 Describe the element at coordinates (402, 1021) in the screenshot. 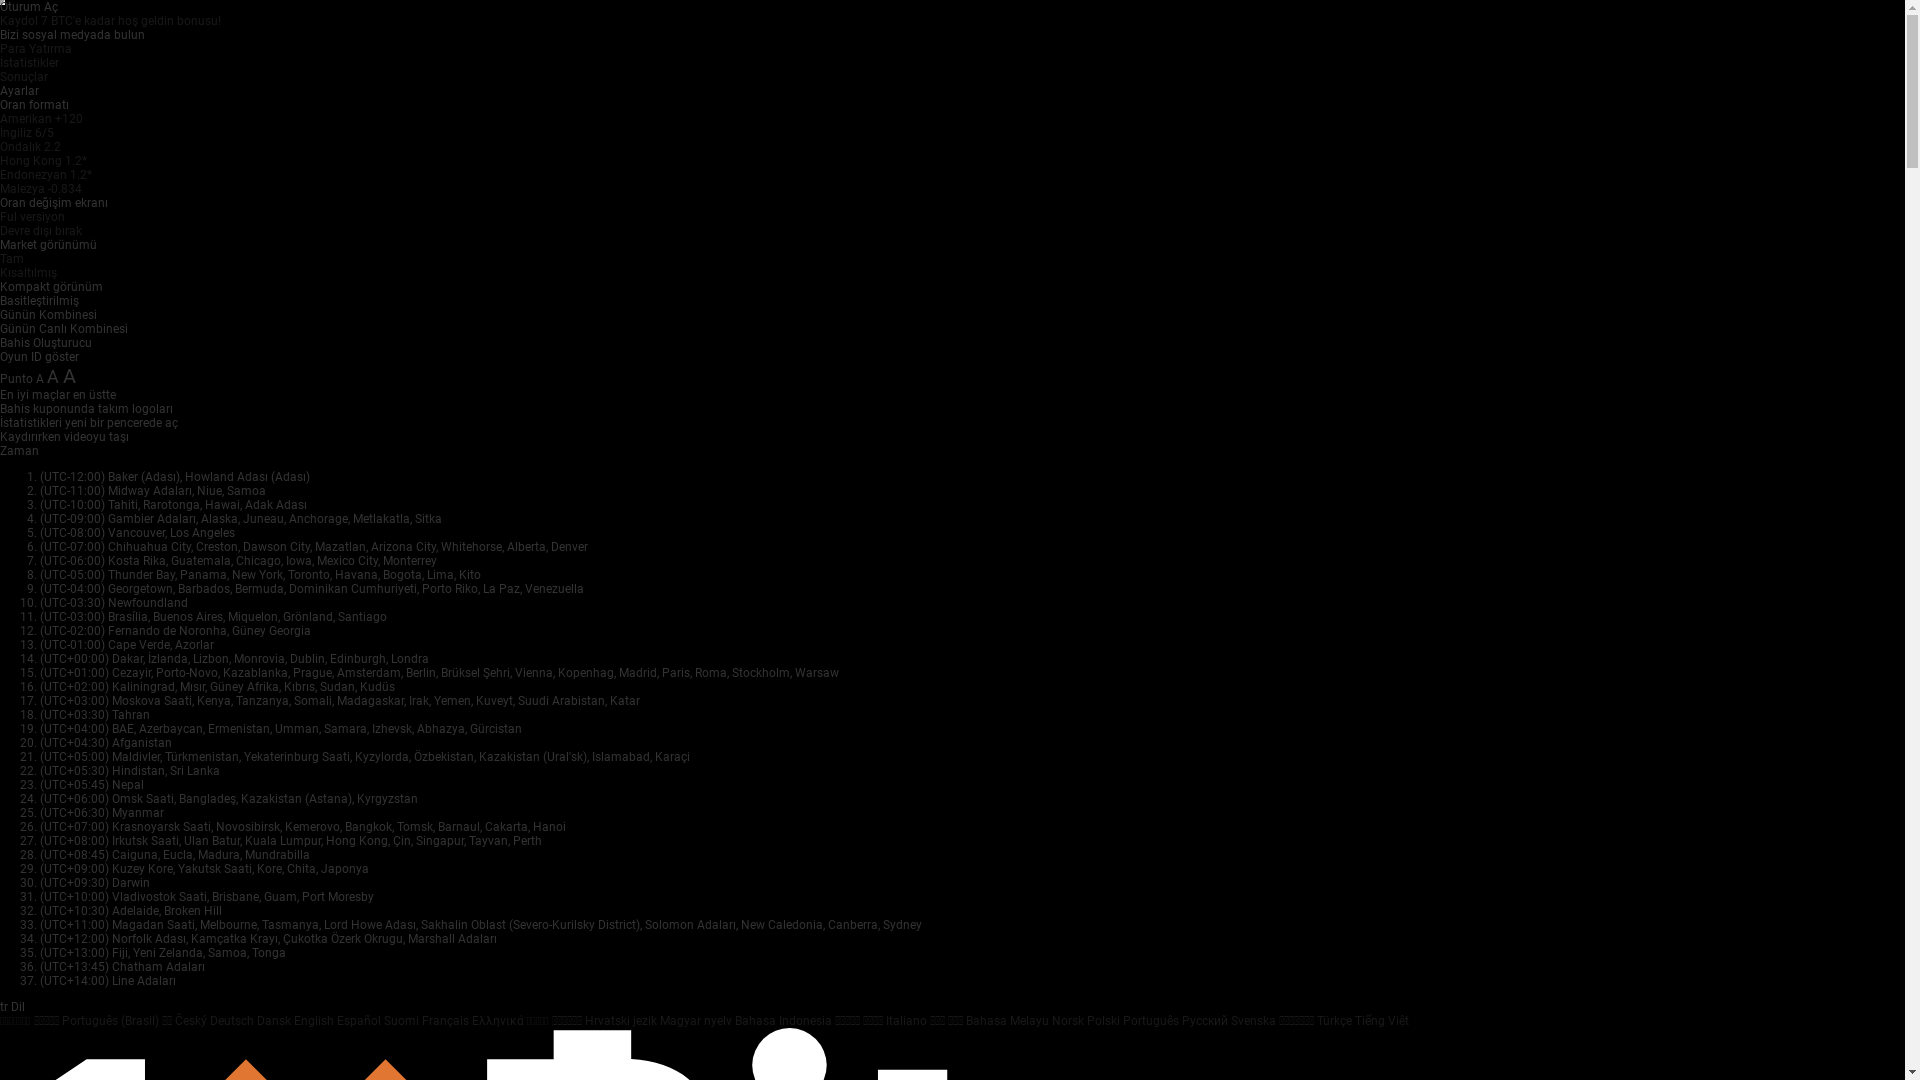

I see `'Suomi'` at that location.